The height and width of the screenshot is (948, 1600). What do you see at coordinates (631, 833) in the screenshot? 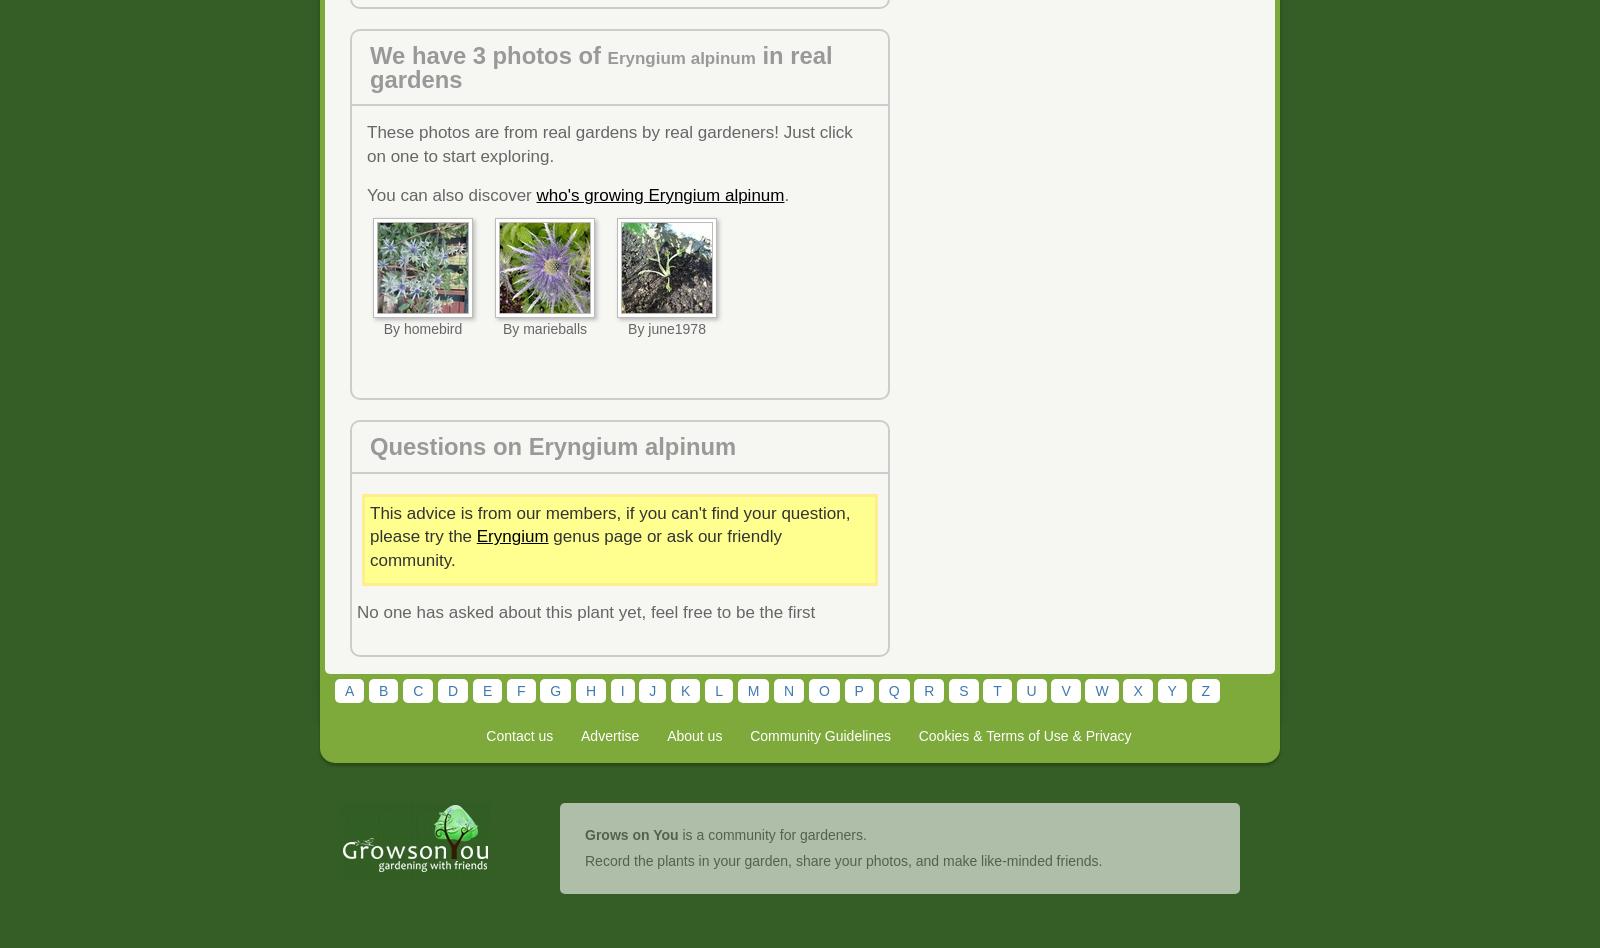
I see `'Grows on You'` at bounding box center [631, 833].